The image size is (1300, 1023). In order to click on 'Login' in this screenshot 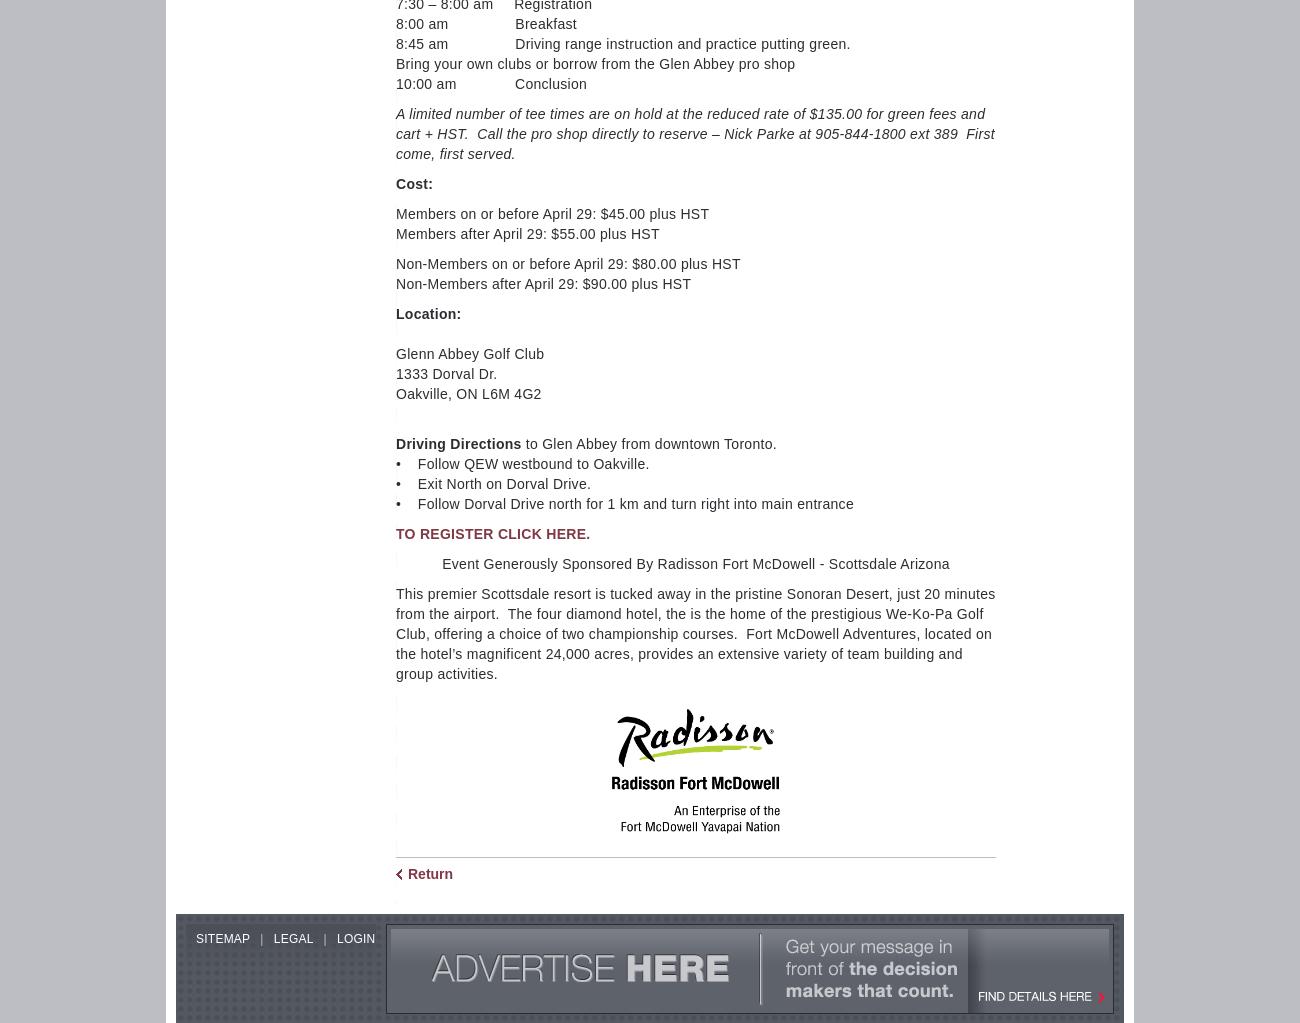, I will do `click(335, 938)`.